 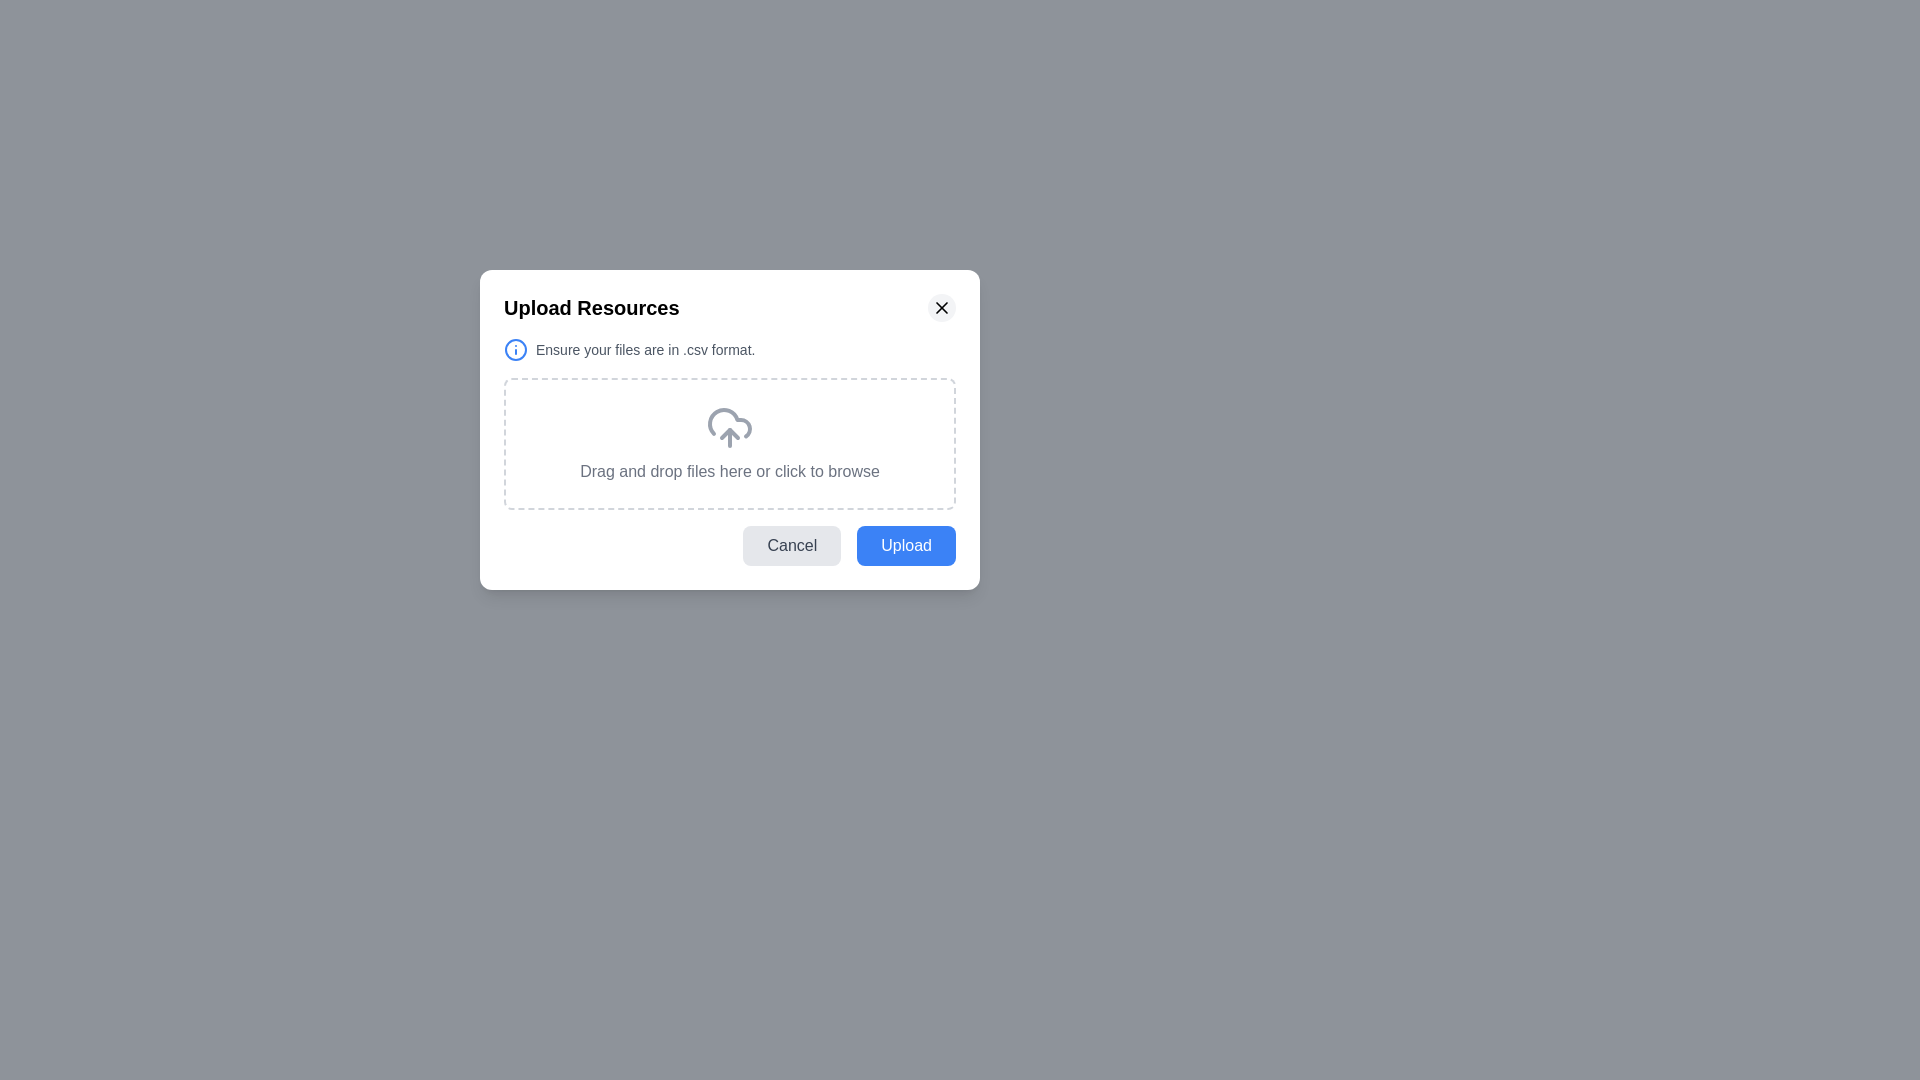 What do you see at coordinates (728, 423) in the screenshot?
I see `the File upload prompt that instructs 'Ensure your files are in .csv format.'` at bounding box center [728, 423].